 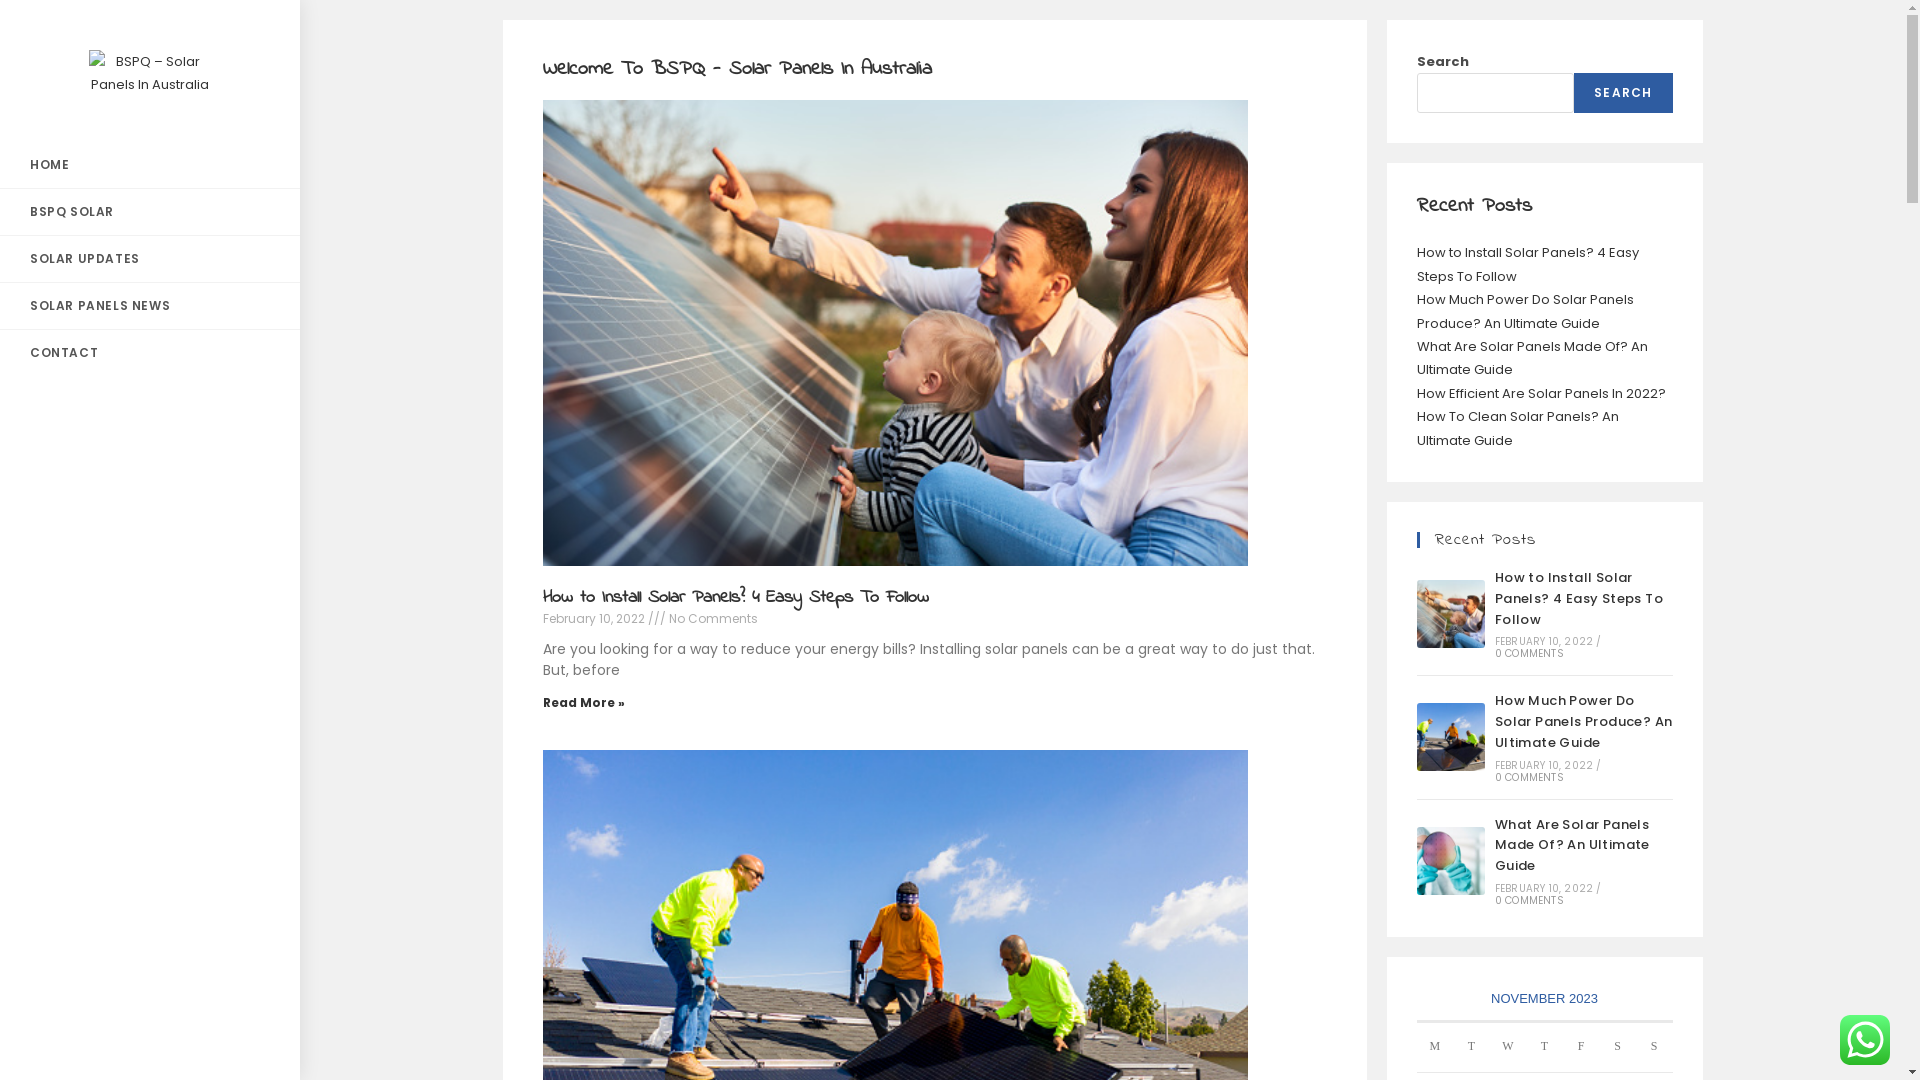 I want to click on 'How Efficient Are Solar Panels In 2022?', so click(x=1539, y=393).